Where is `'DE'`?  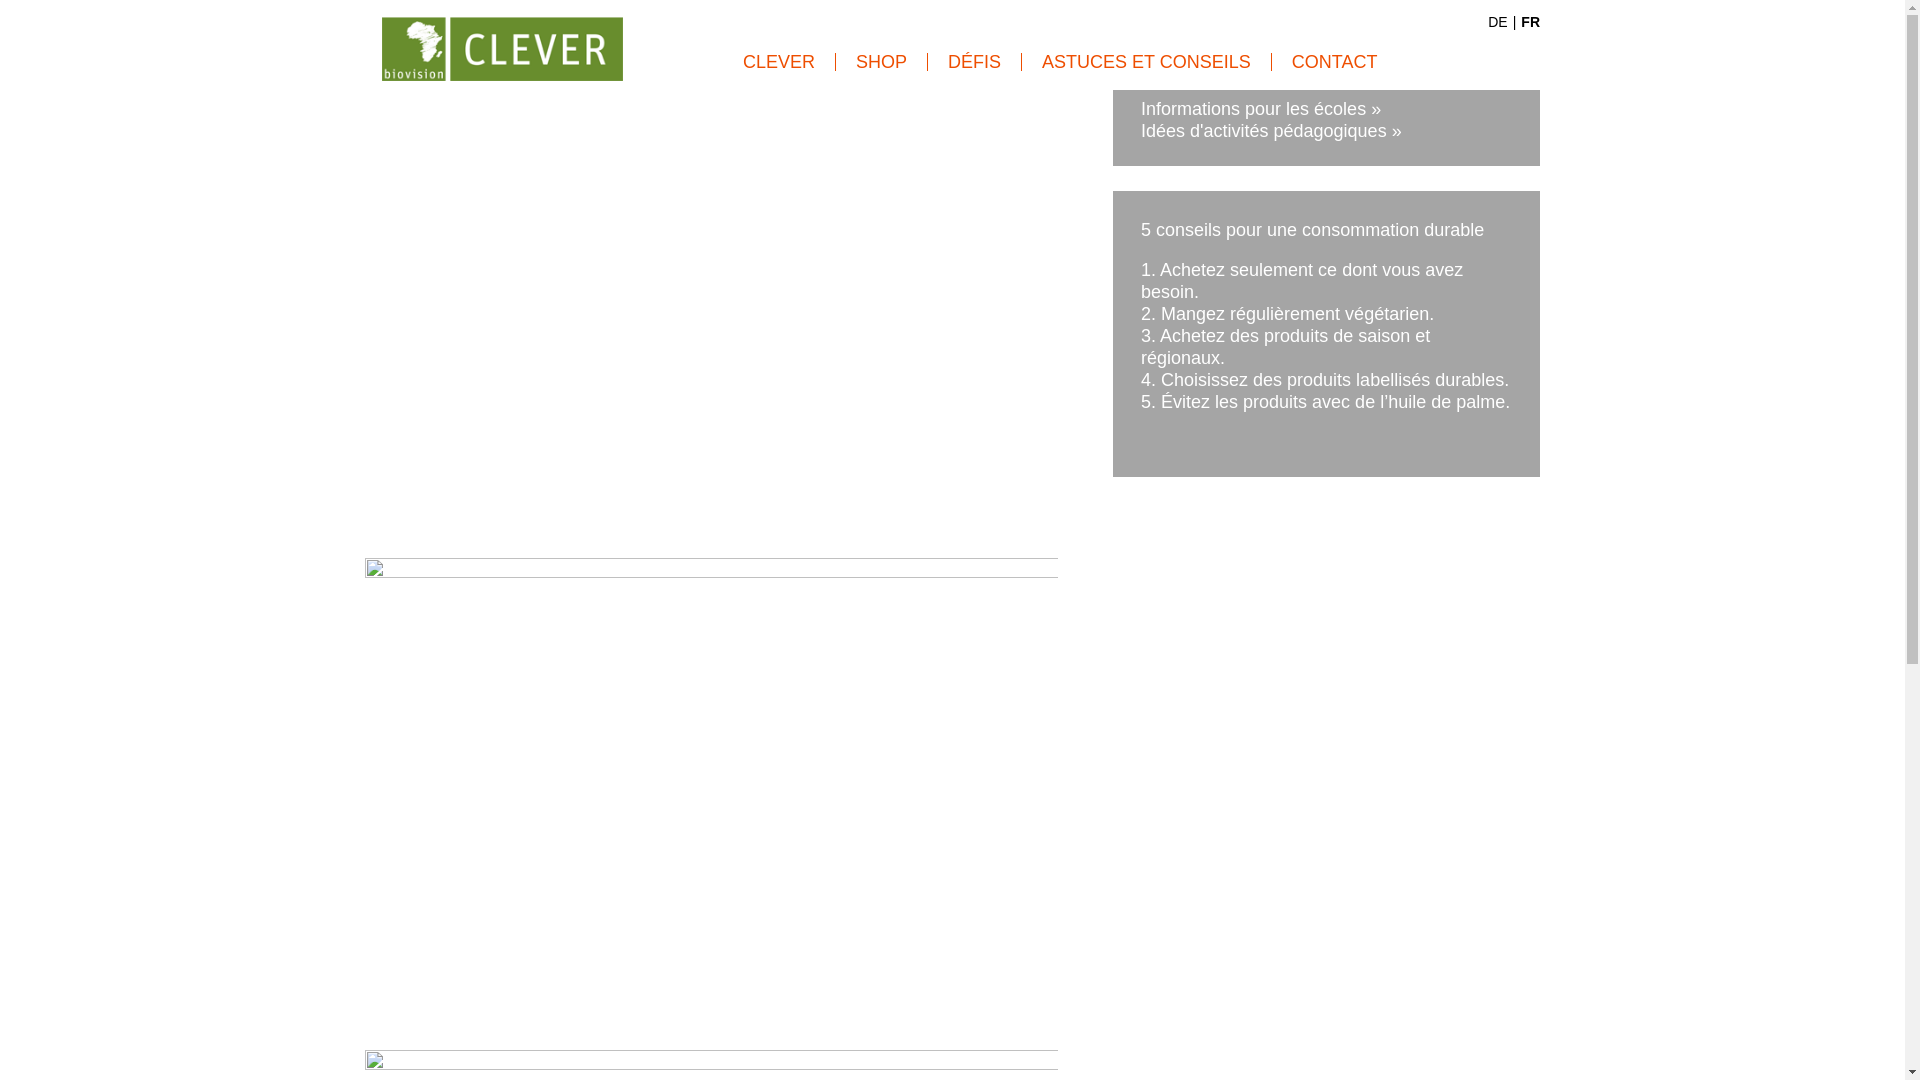 'DE' is located at coordinates (1497, 22).